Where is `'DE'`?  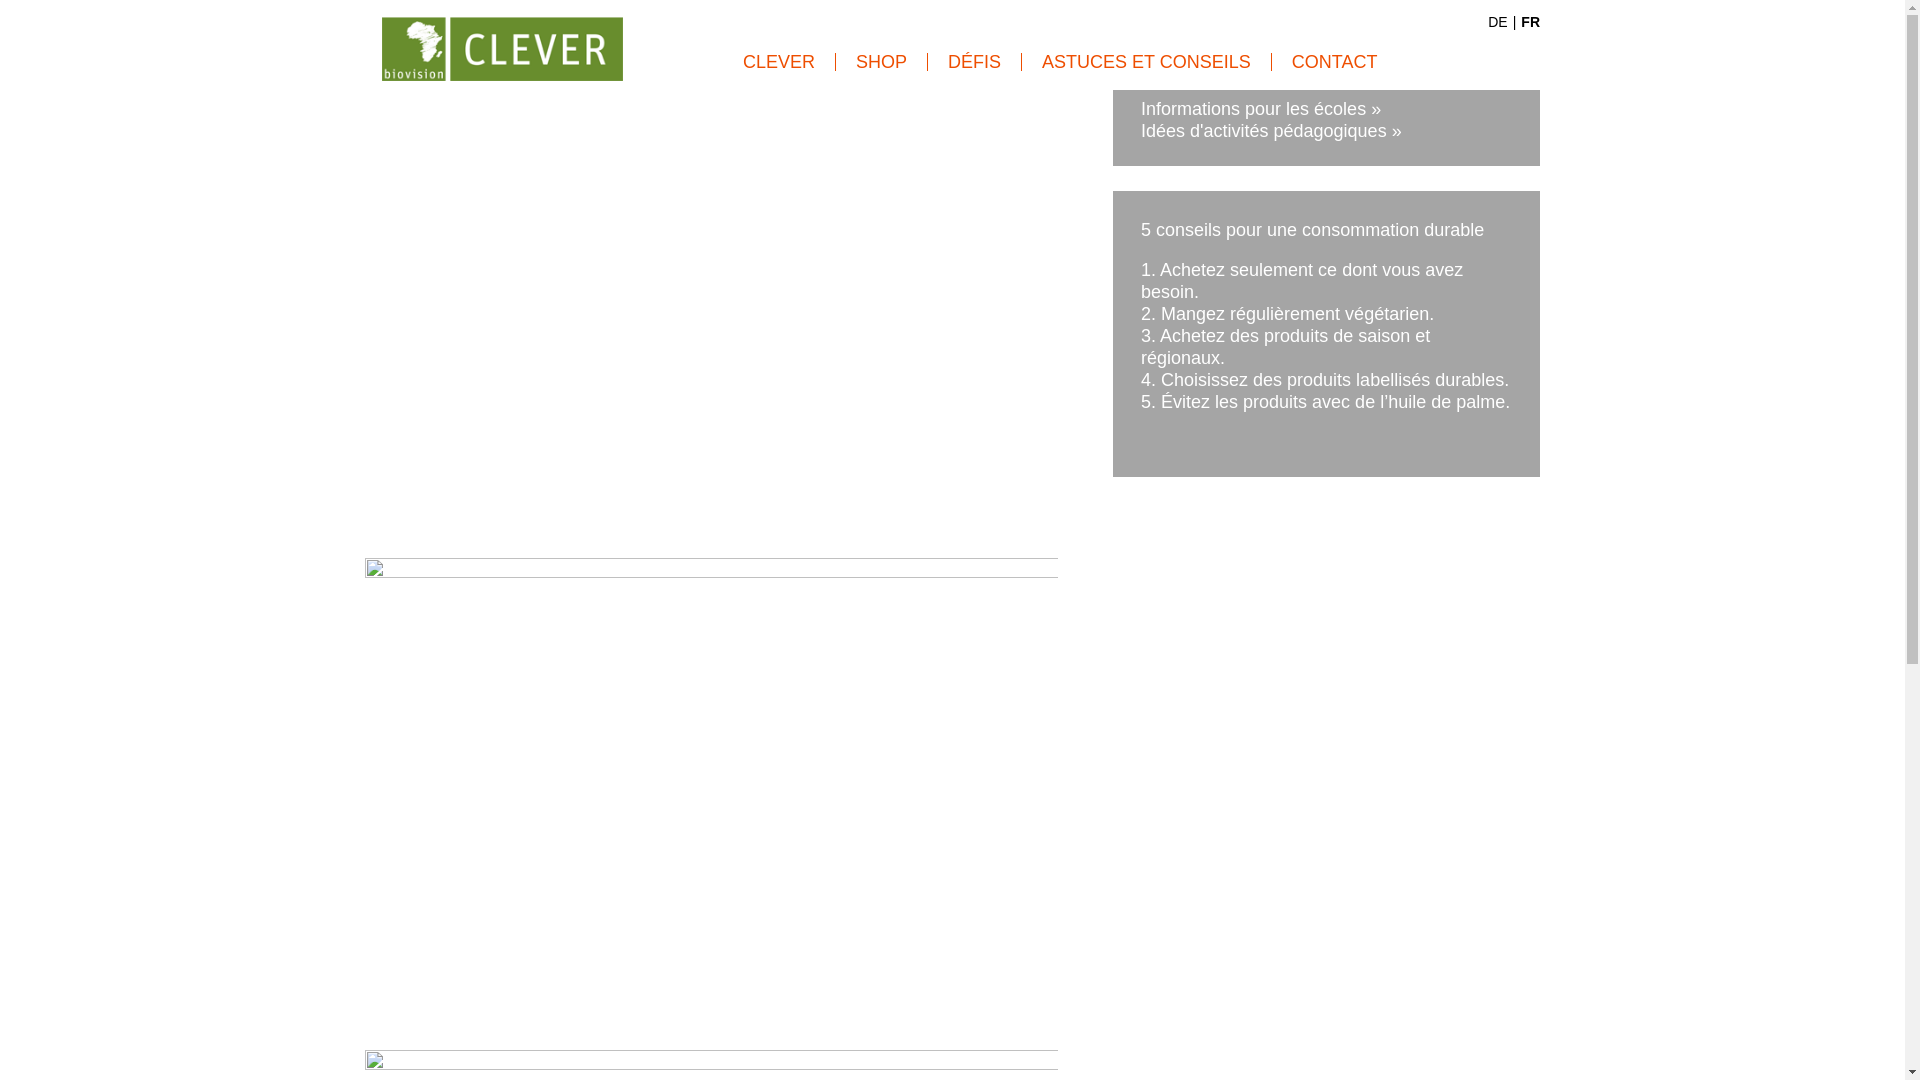 'DE' is located at coordinates (1497, 22).